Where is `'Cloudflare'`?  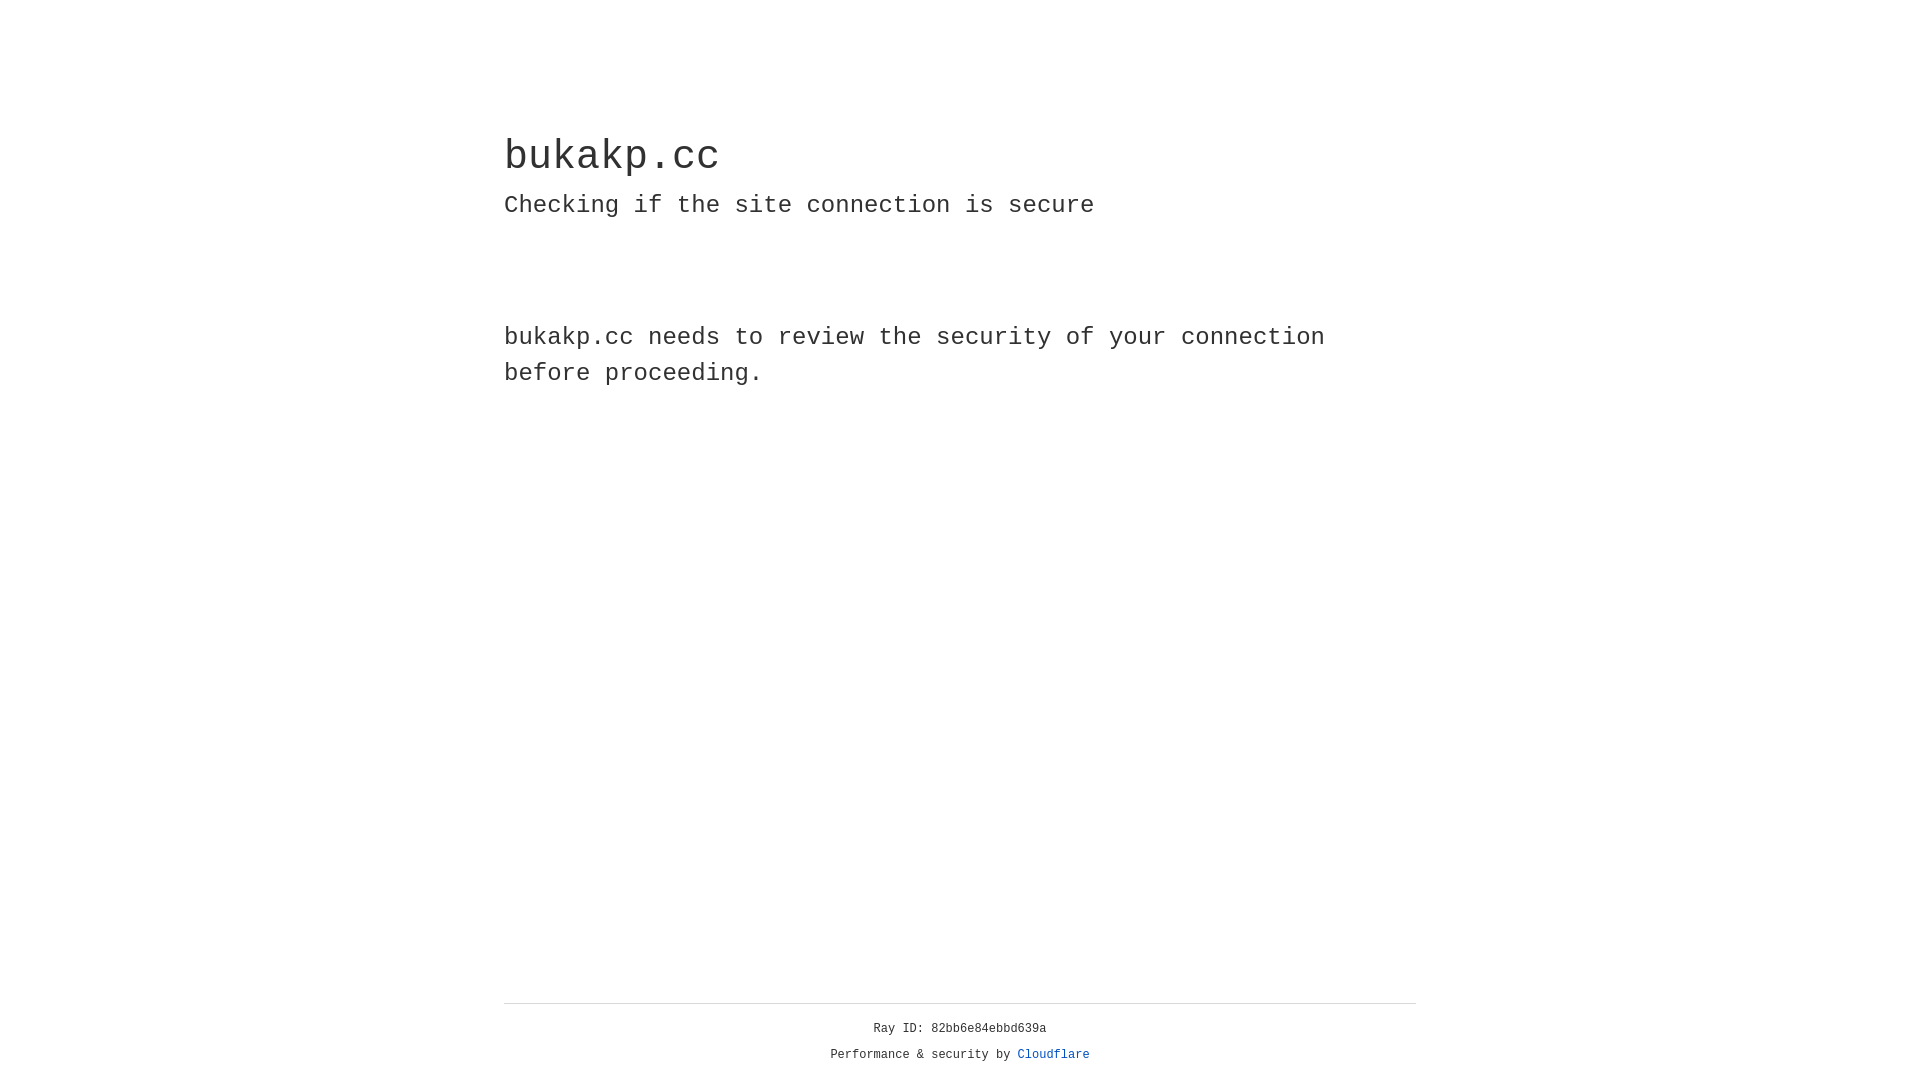
'Cloudflare' is located at coordinates (1053, 1054).